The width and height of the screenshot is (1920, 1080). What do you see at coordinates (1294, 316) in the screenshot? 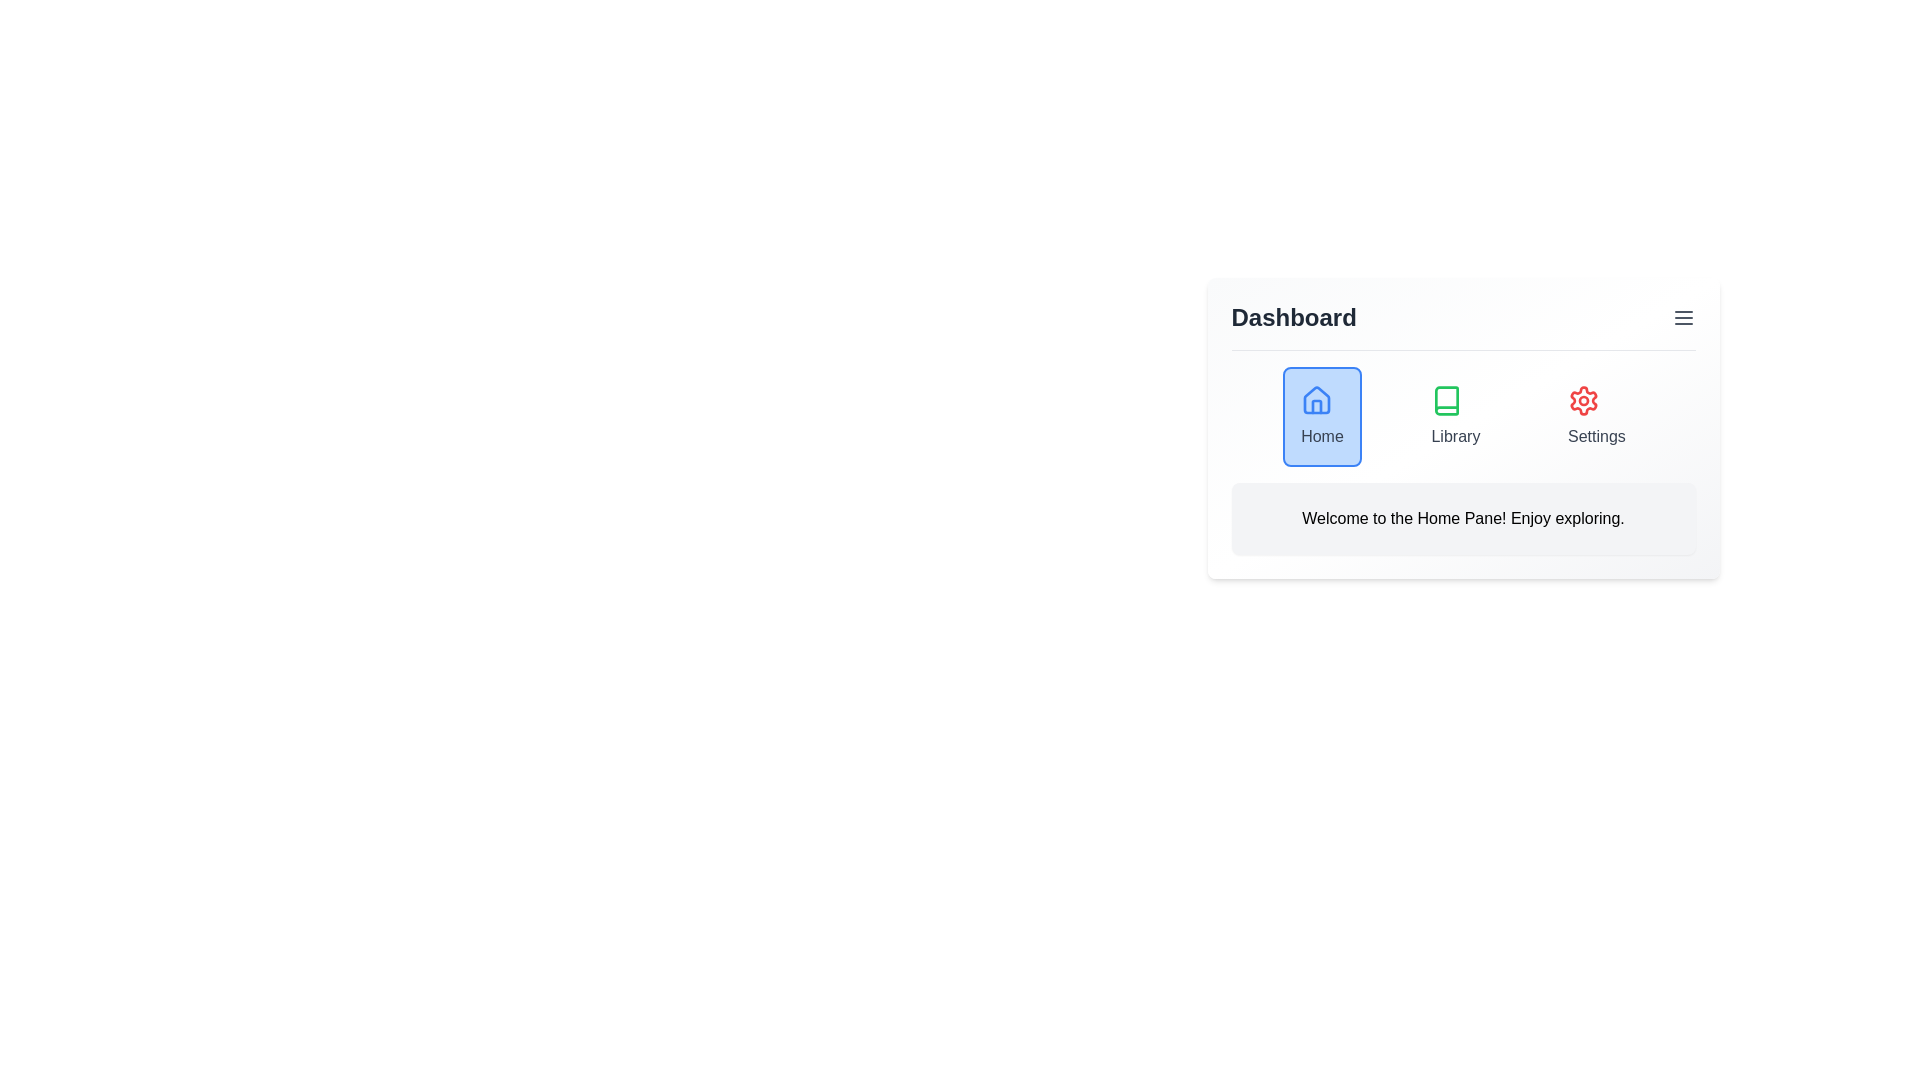
I see `the 'Dashboard' text label which serves as the header for the current page, positioned at the top left of the interface` at bounding box center [1294, 316].